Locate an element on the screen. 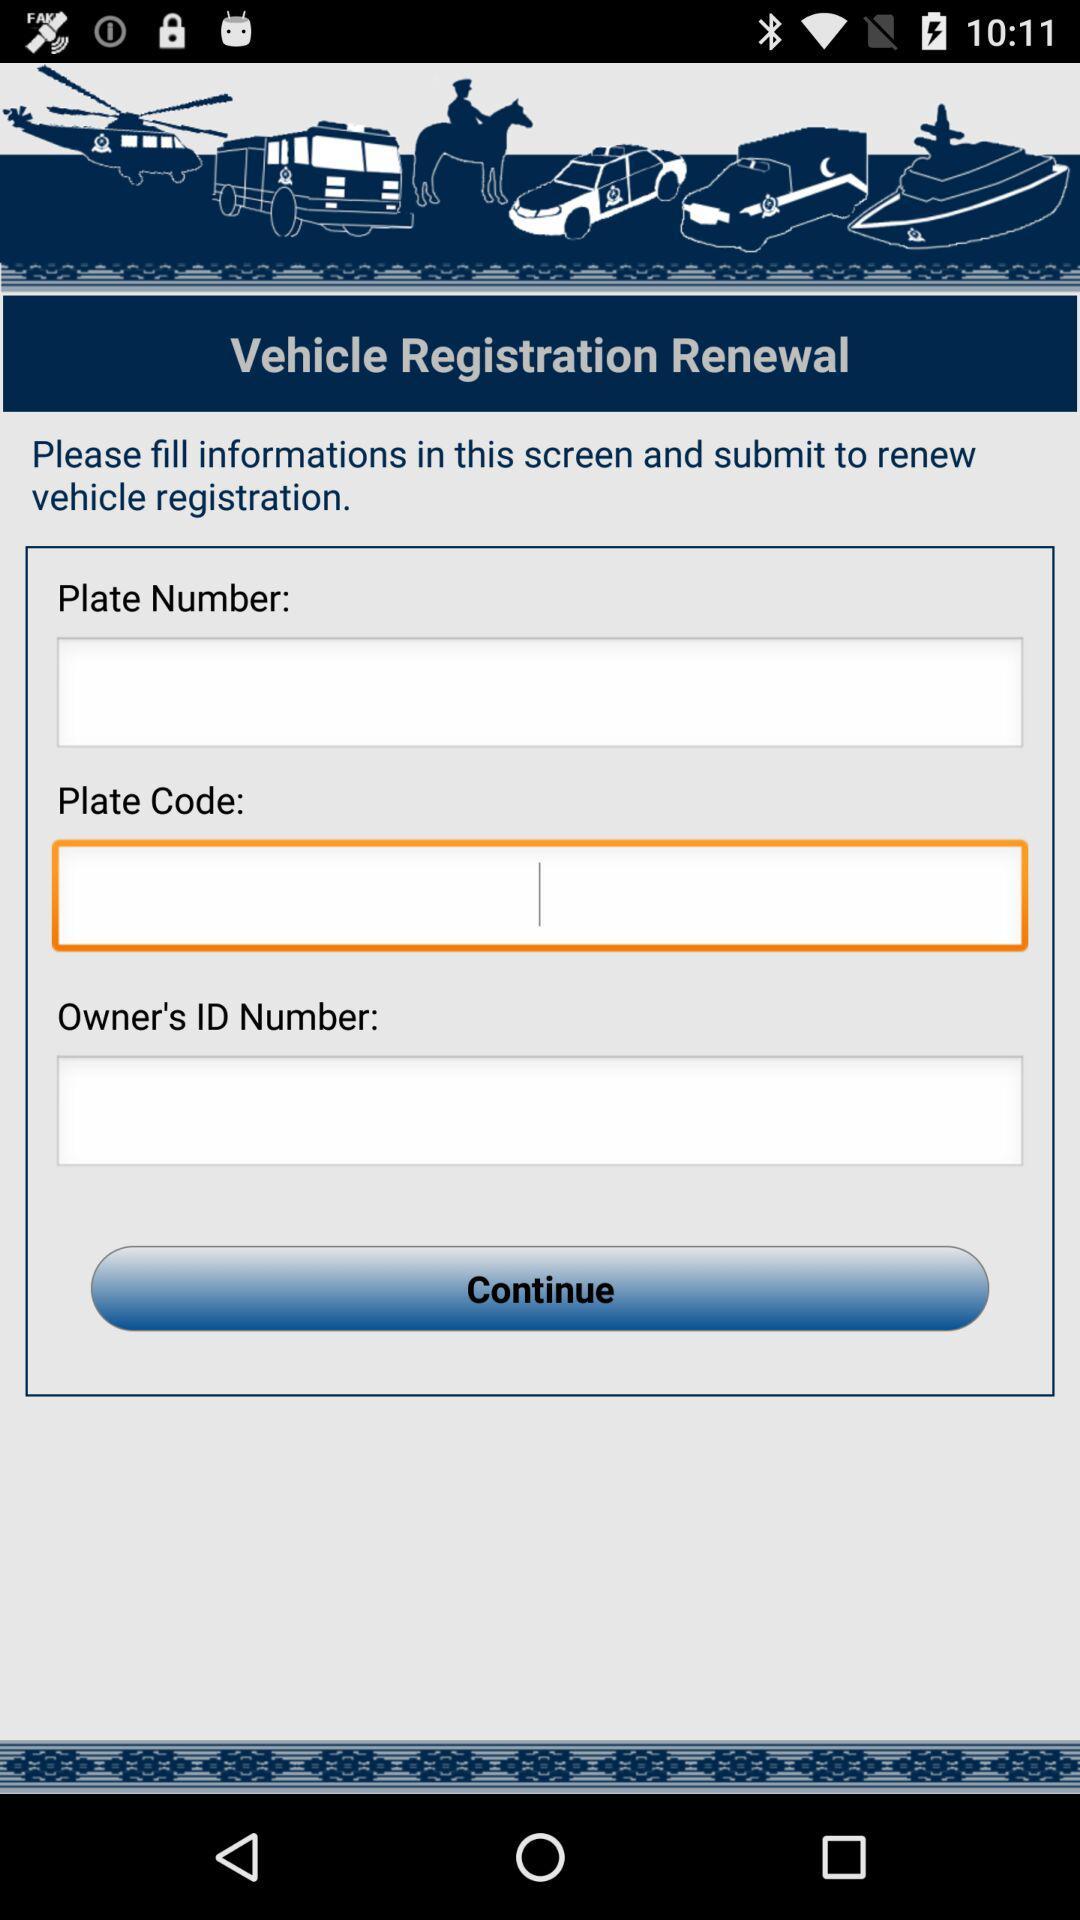 This screenshot has width=1080, height=1920. name button is located at coordinates (540, 1115).